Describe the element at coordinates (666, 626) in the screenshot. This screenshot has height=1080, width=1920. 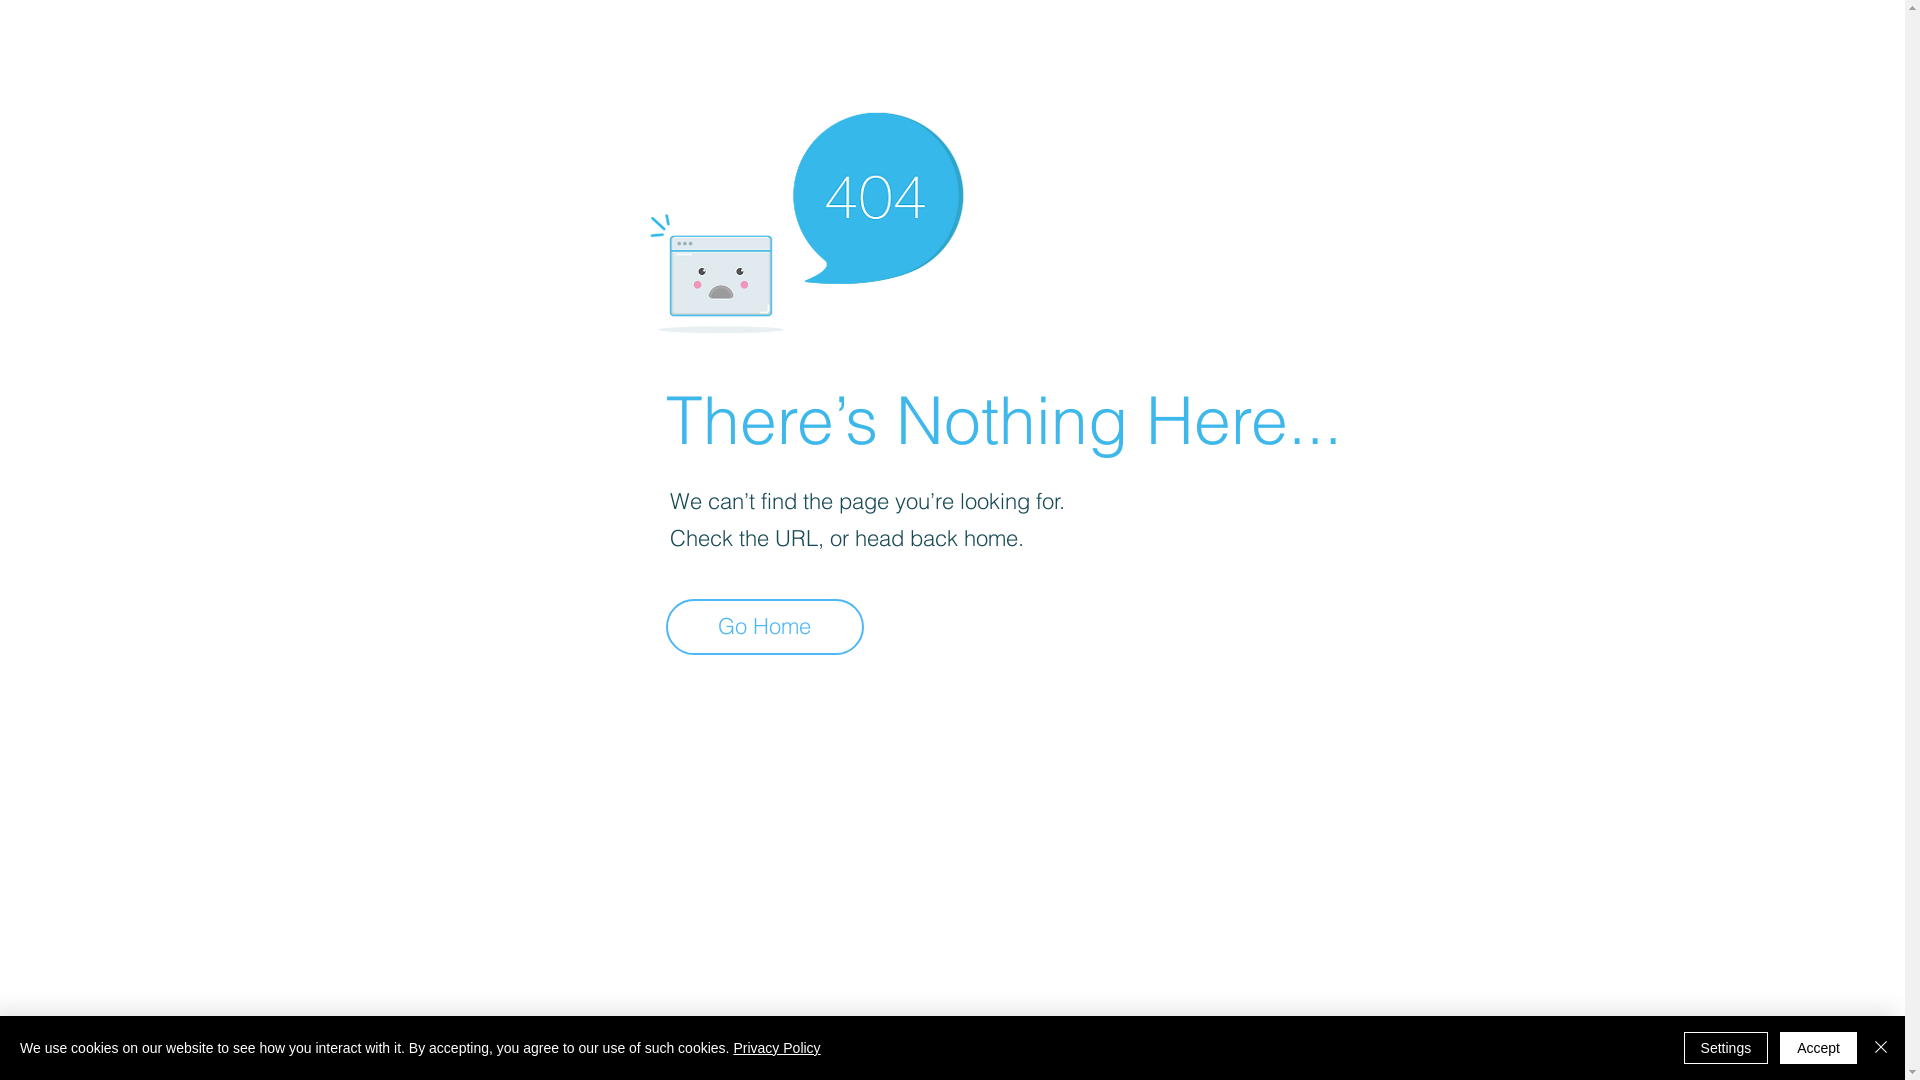
I see `'Go Home'` at that location.